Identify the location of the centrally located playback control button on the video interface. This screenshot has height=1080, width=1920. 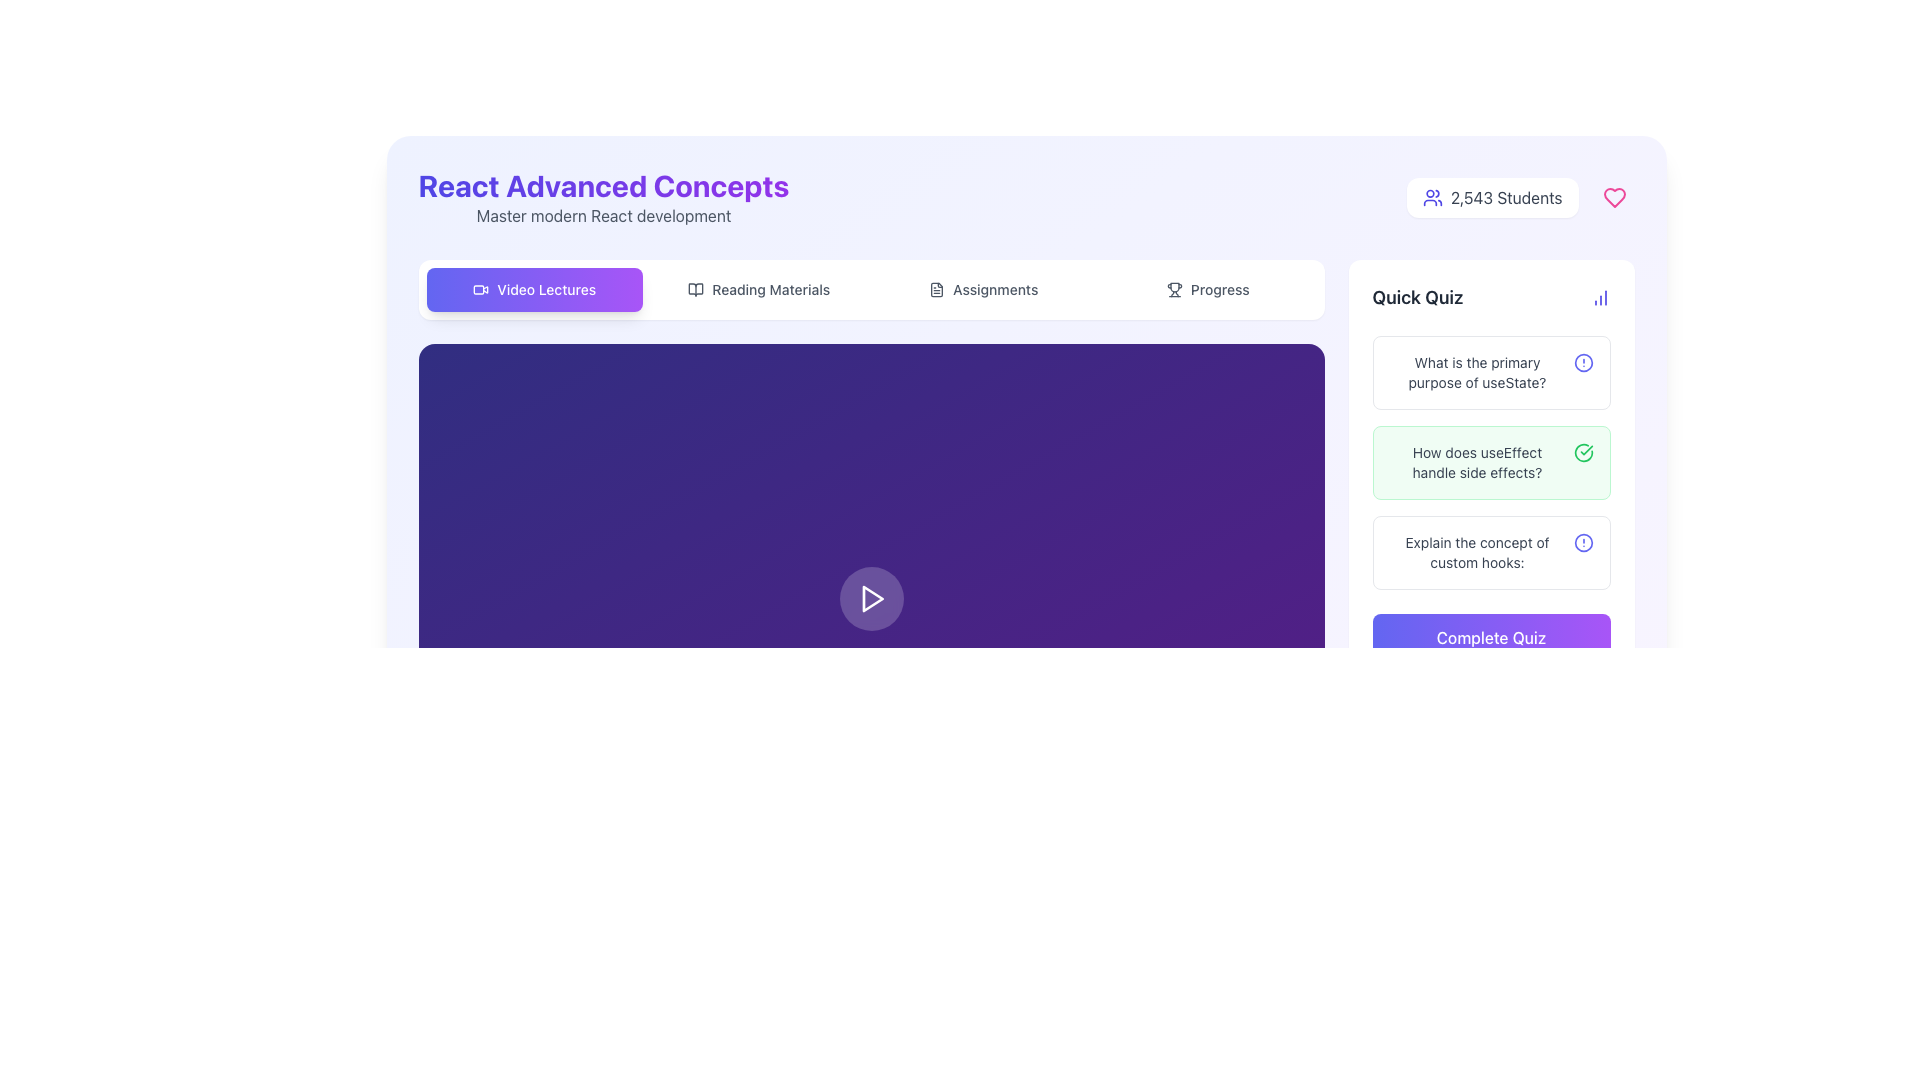
(872, 597).